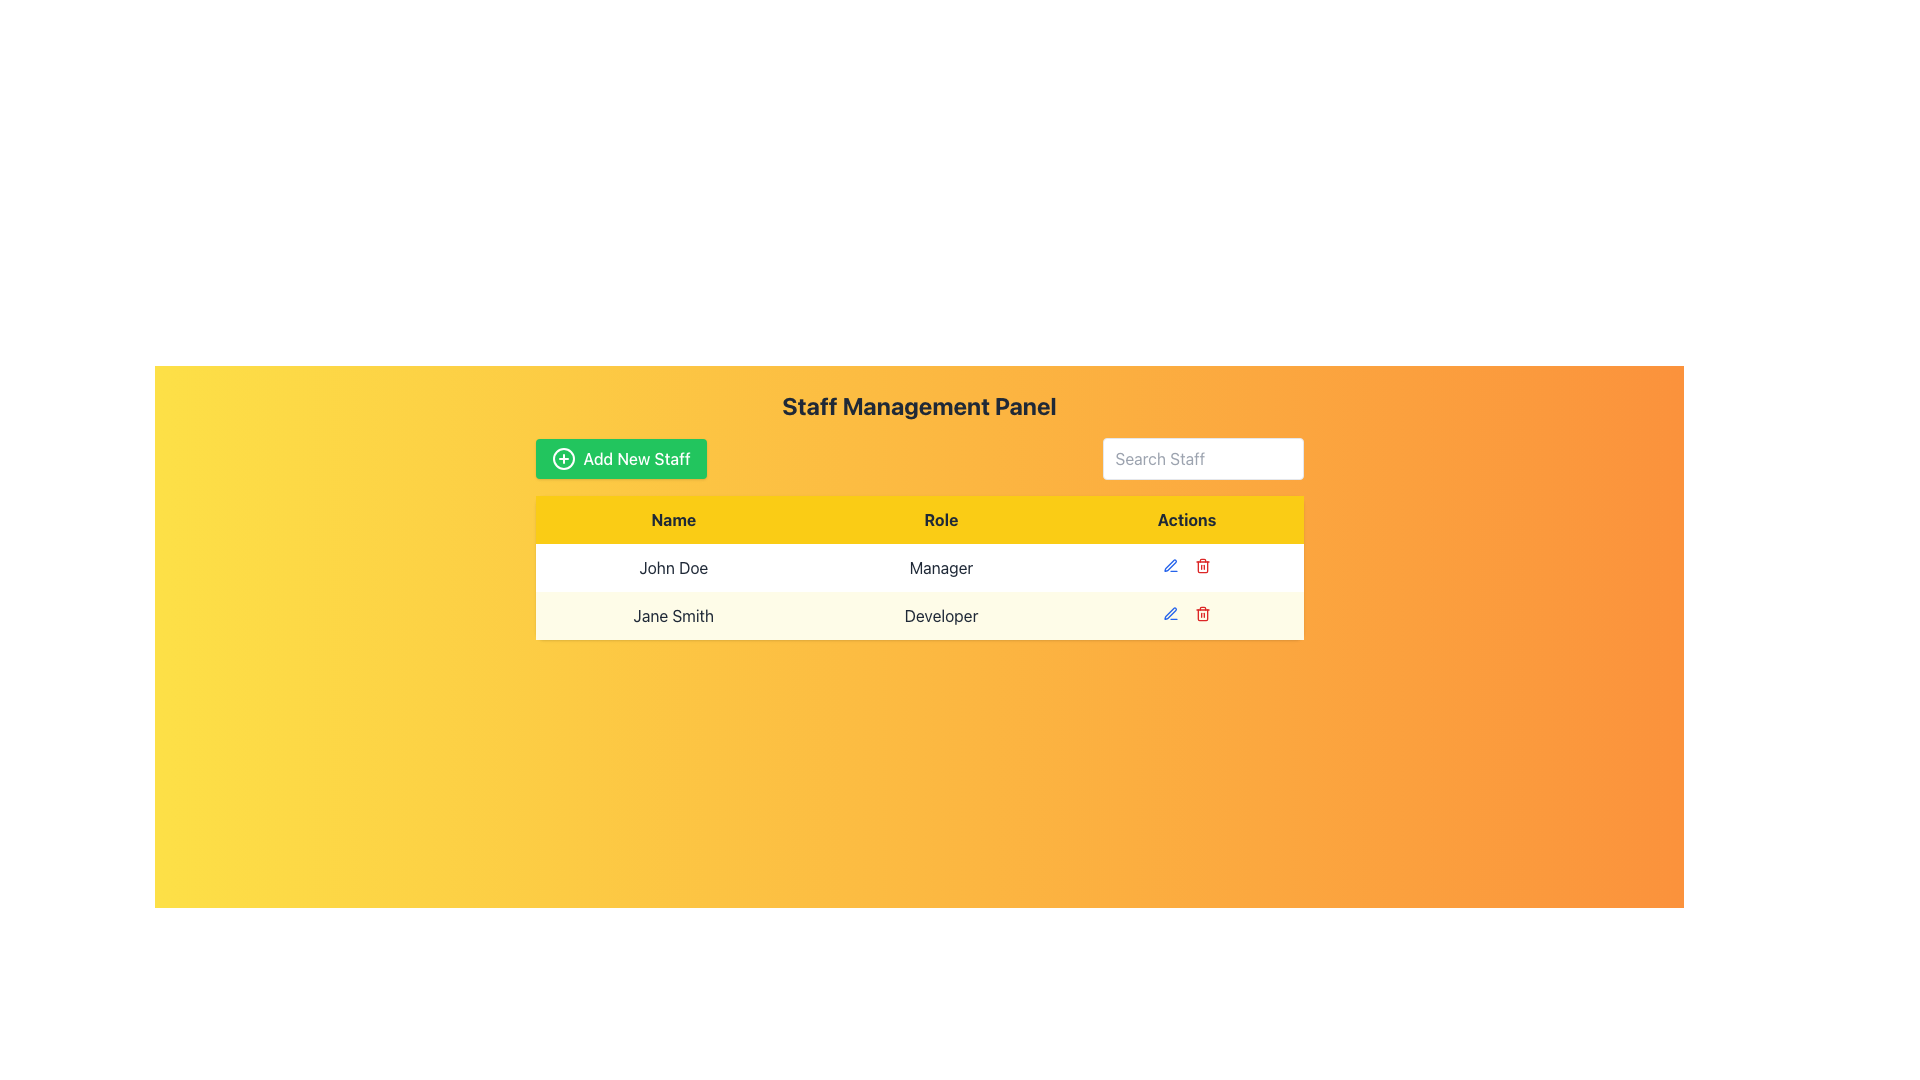 This screenshot has height=1080, width=1920. Describe the element at coordinates (918, 567) in the screenshot. I see `the 'Role' text label that indicates the designation for 'John Doe' in the staff management interface` at that location.